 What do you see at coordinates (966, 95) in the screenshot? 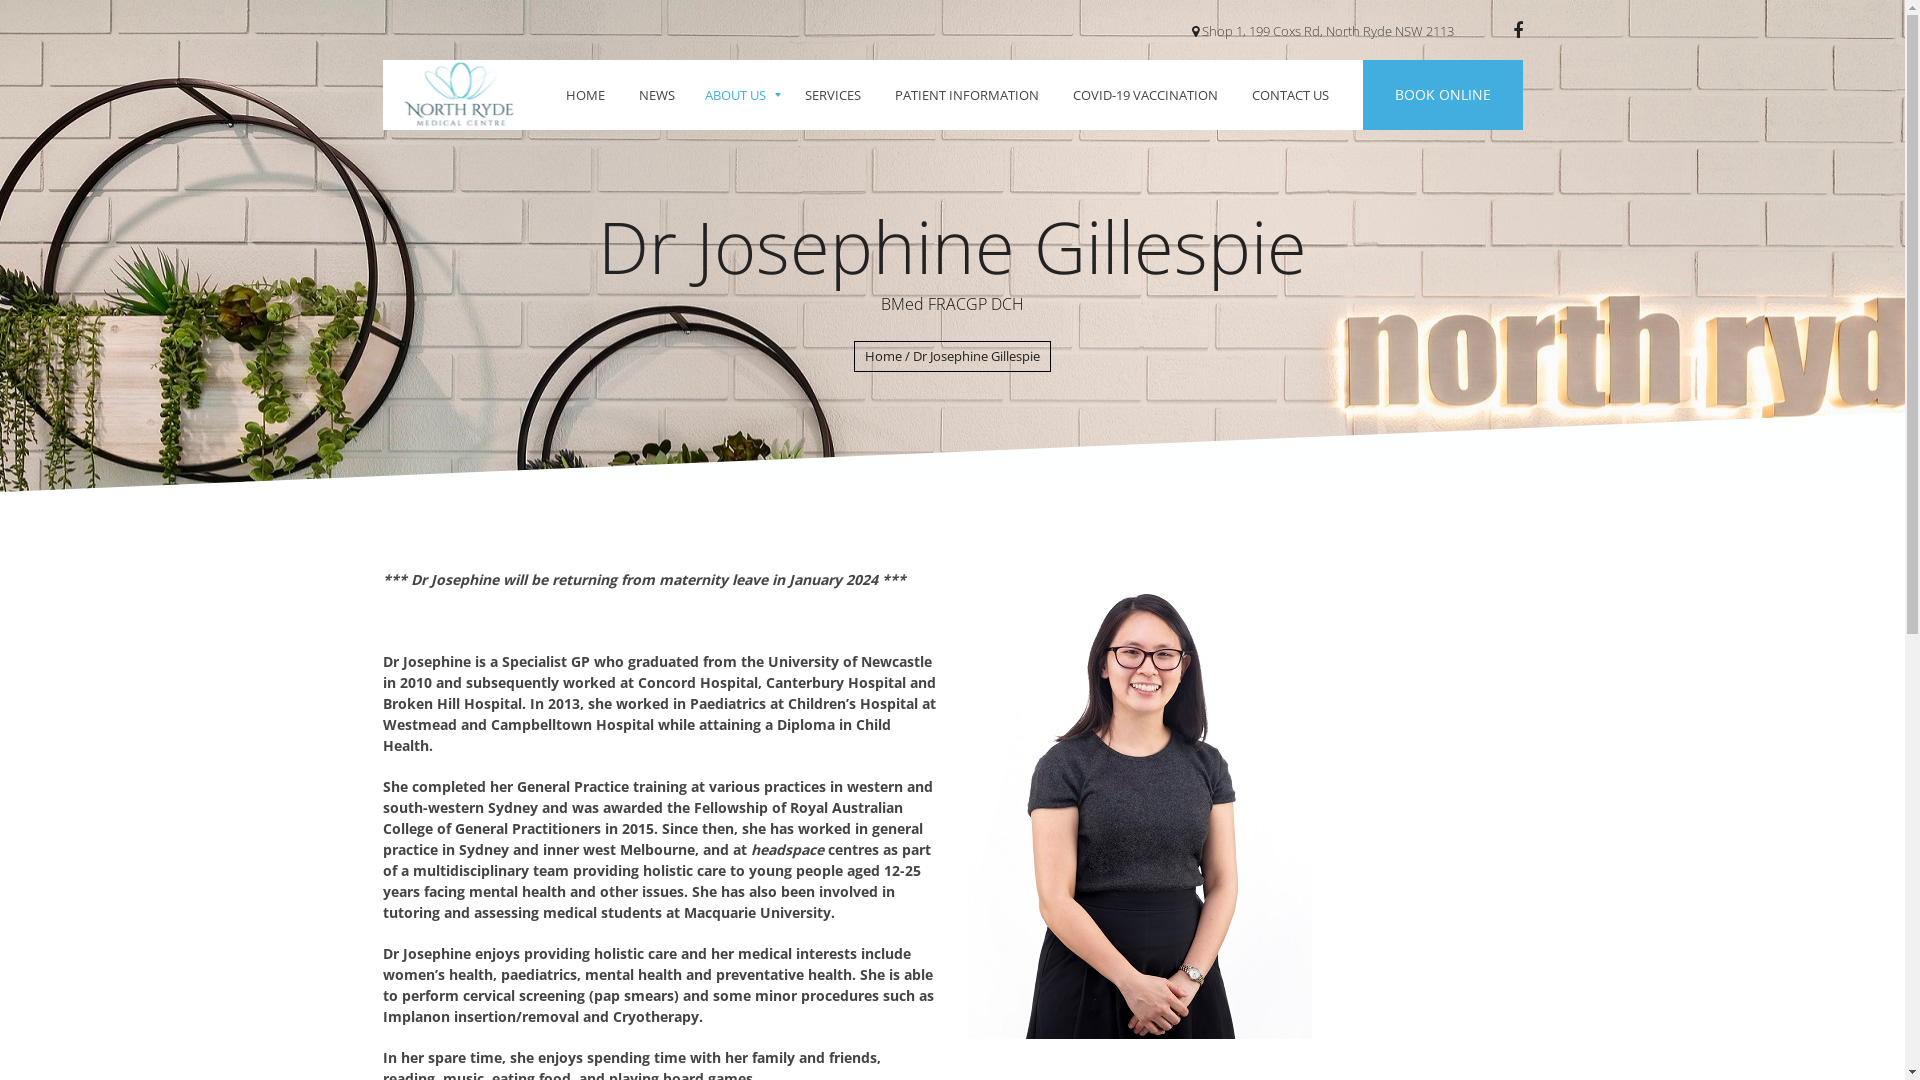
I see `'PATIENT INFORMATION'` at bounding box center [966, 95].